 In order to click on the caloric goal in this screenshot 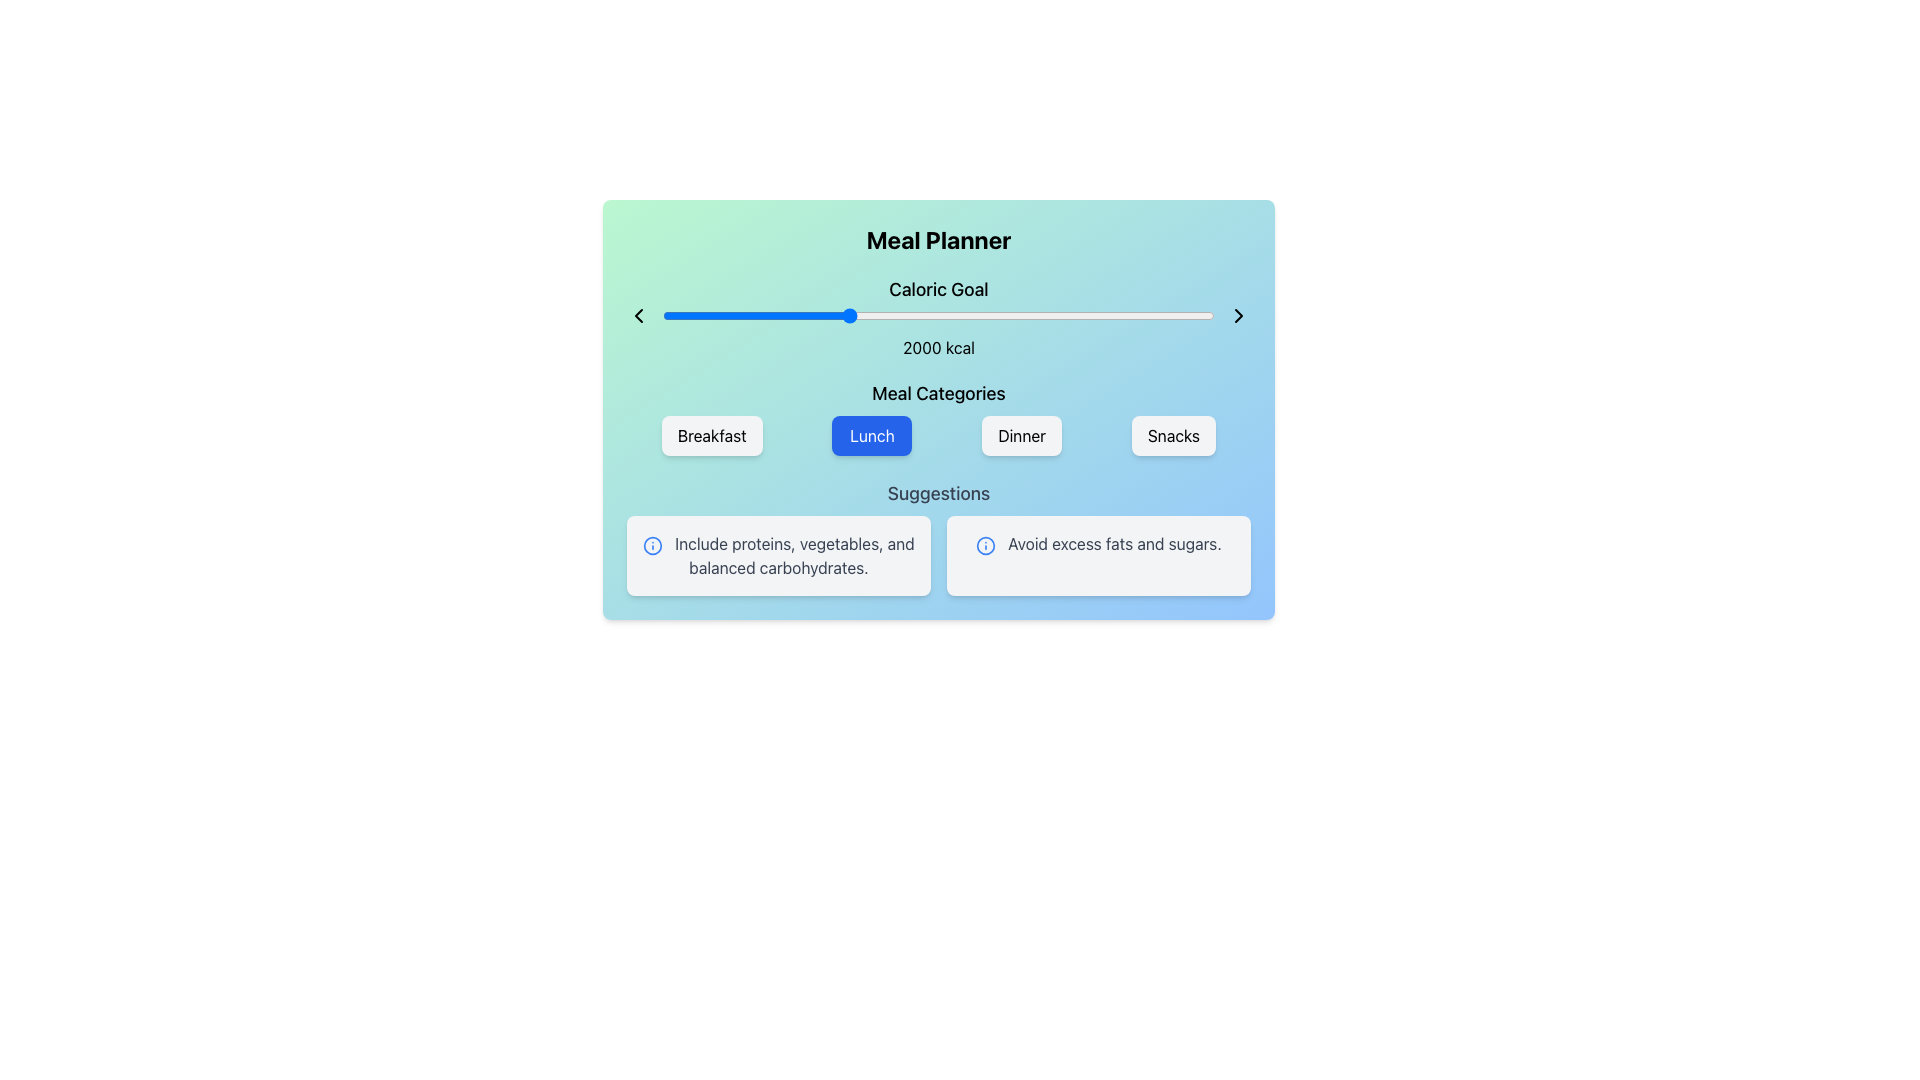, I will do `click(844, 315)`.